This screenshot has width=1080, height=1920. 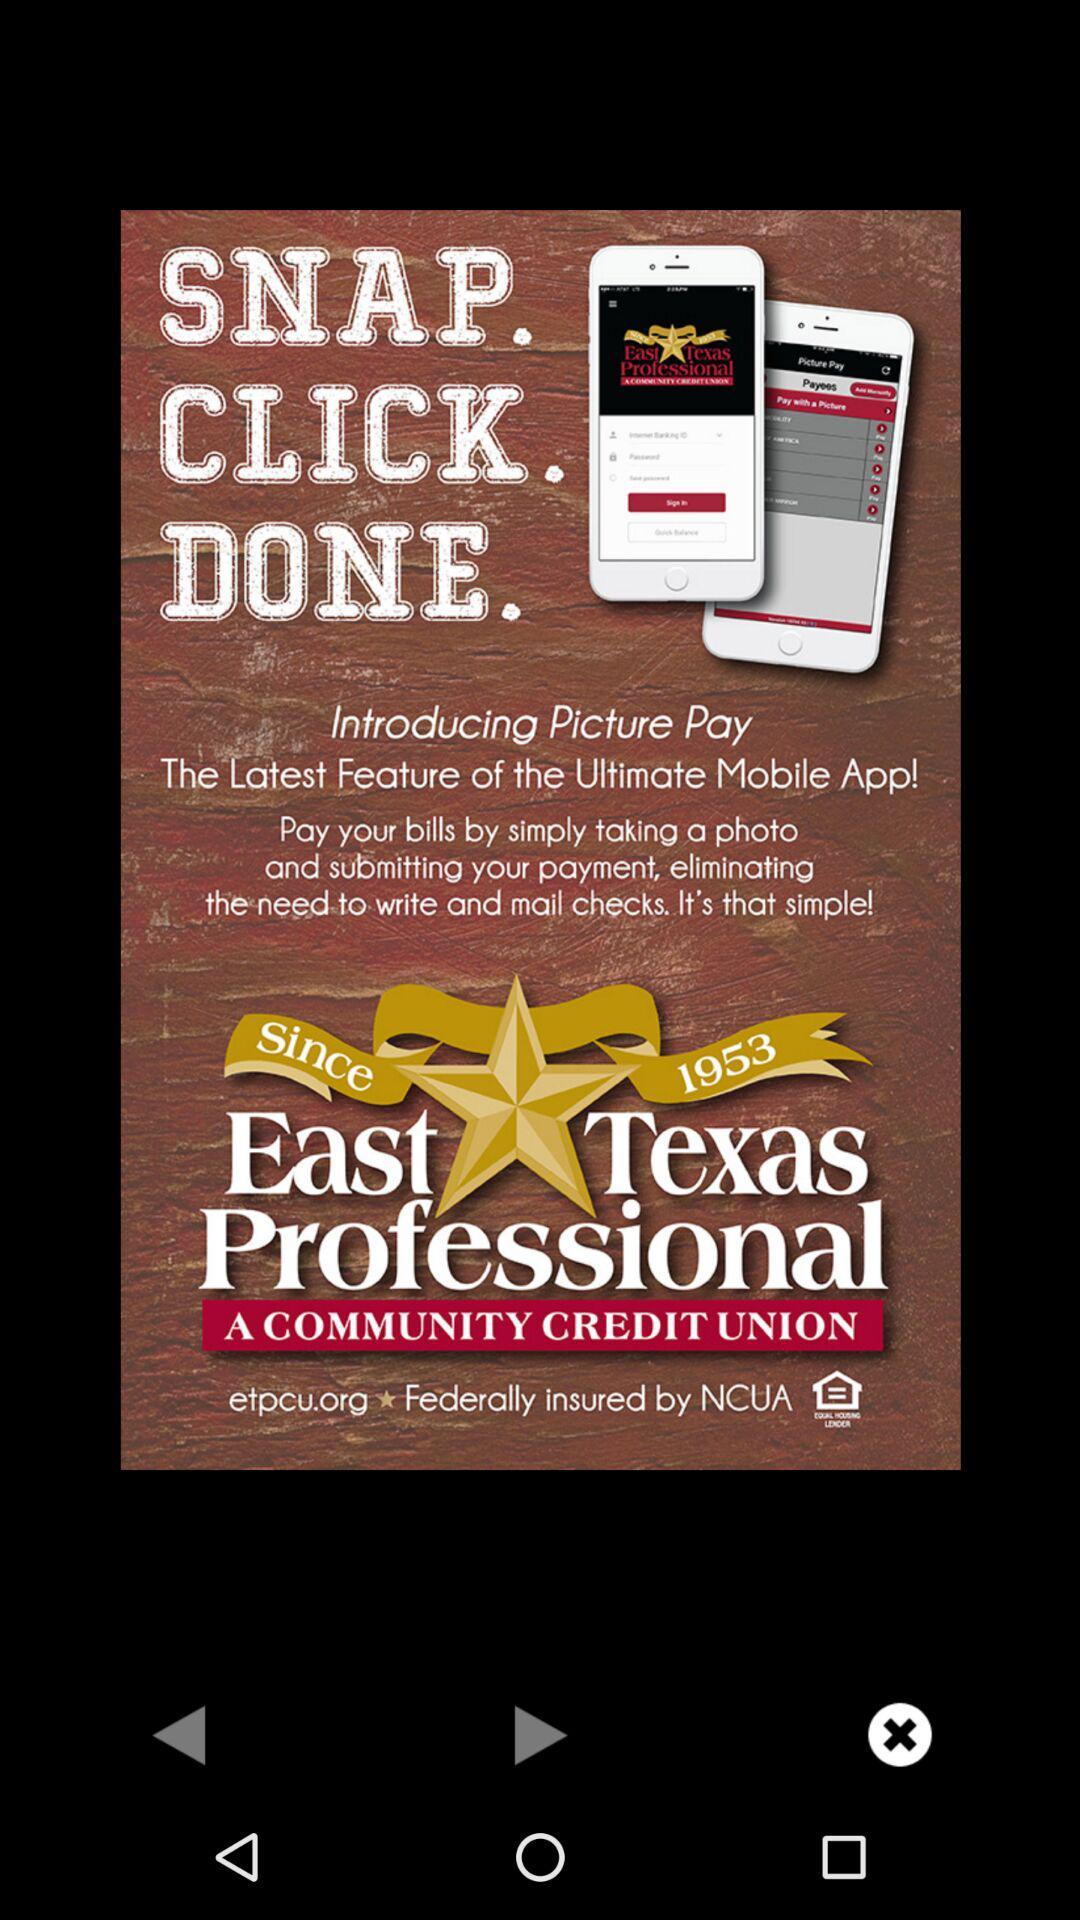 What do you see at coordinates (540, 1733) in the screenshot?
I see `next slide` at bounding box center [540, 1733].